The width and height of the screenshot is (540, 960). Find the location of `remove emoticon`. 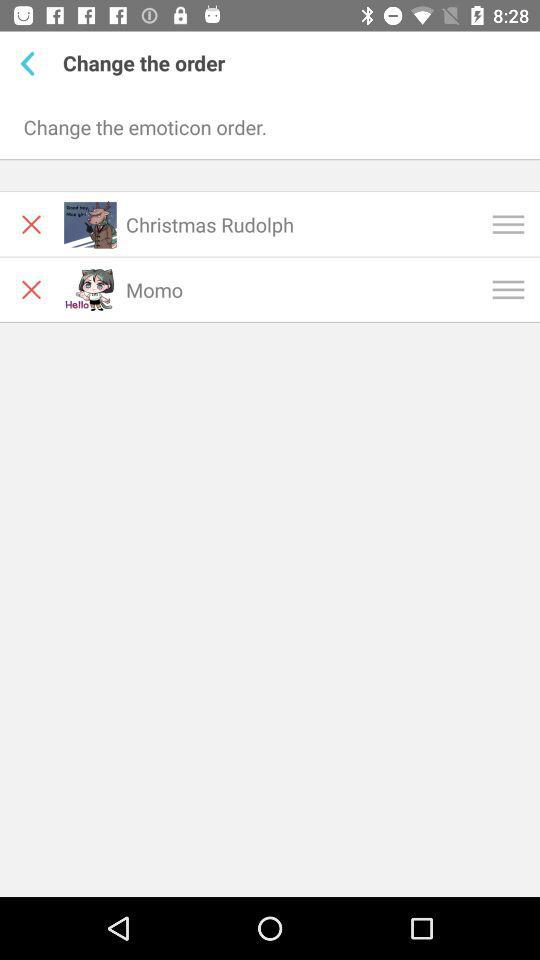

remove emoticon is located at coordinates (30, 224).